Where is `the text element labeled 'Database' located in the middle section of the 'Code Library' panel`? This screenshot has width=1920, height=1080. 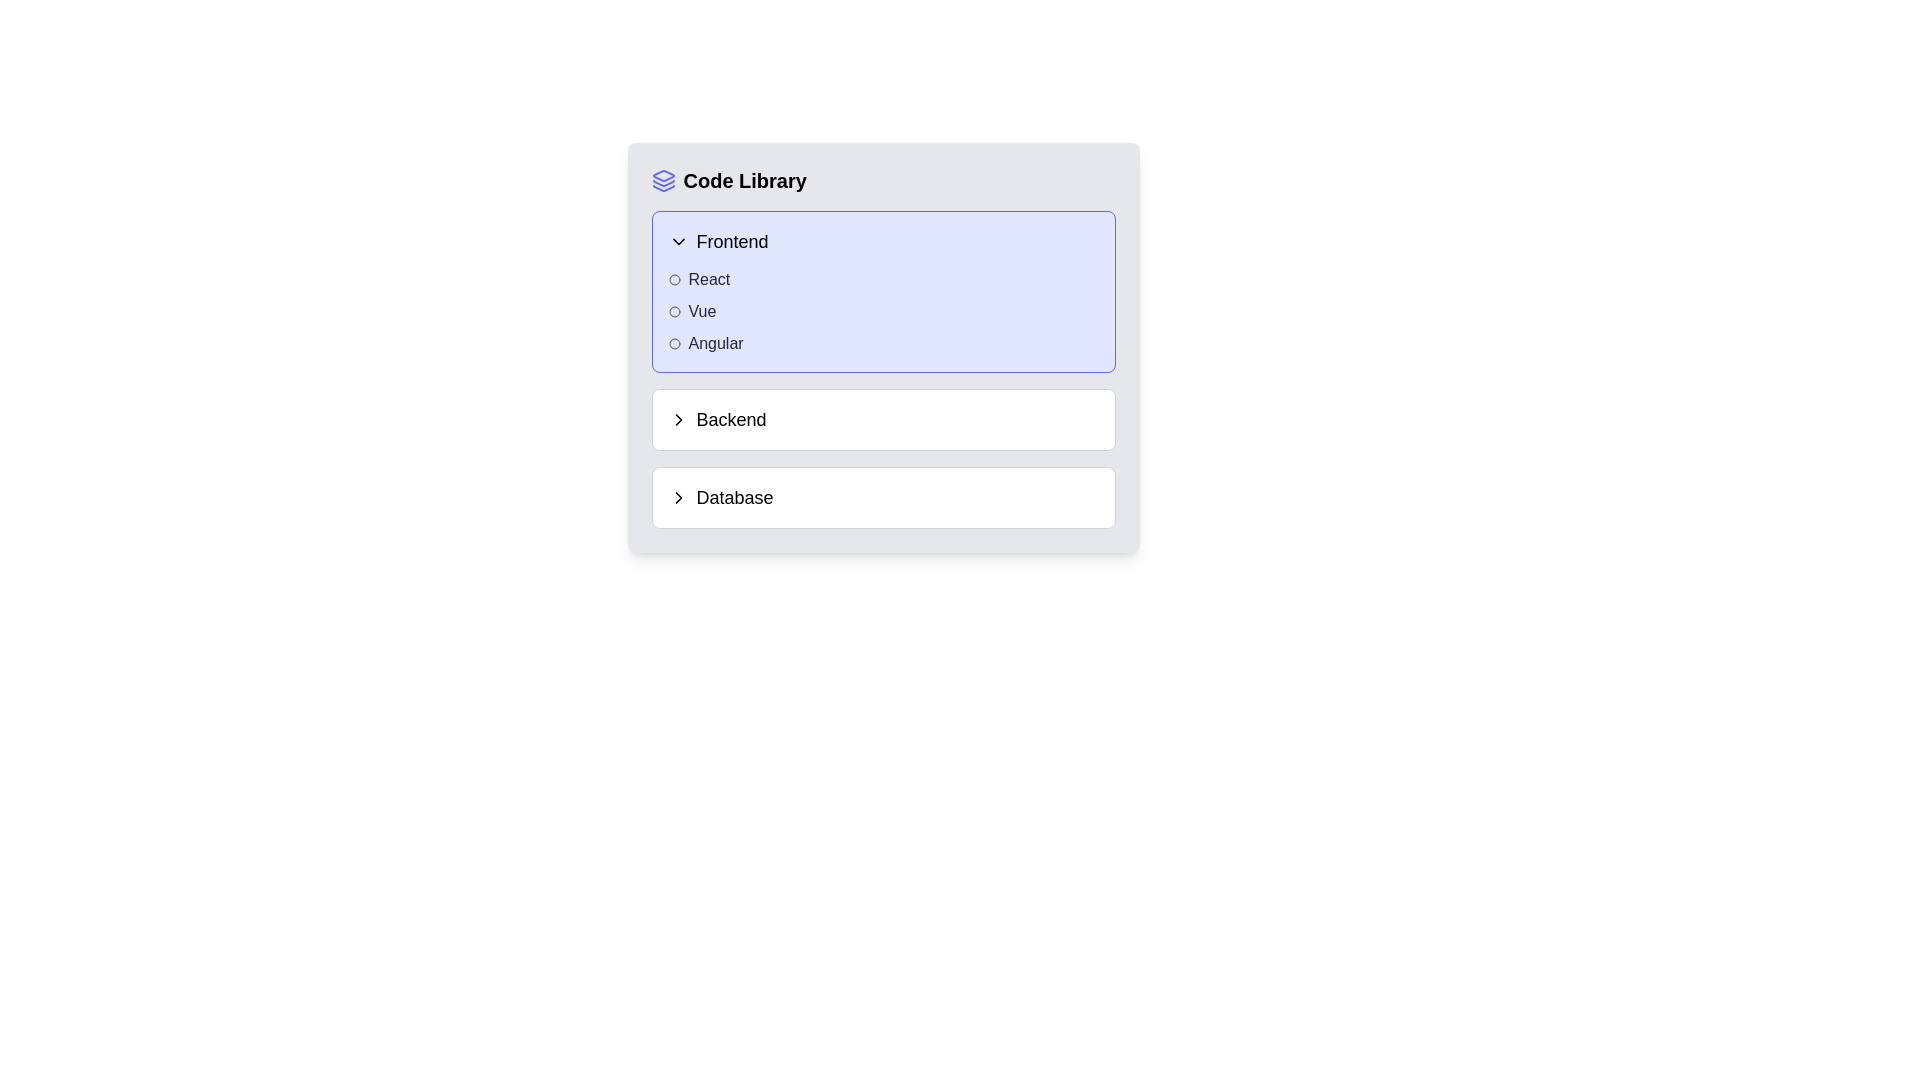
the text element labeled 'Database' located in the middle section of the 'Code Library' panel is located at coordinates (733, 496).